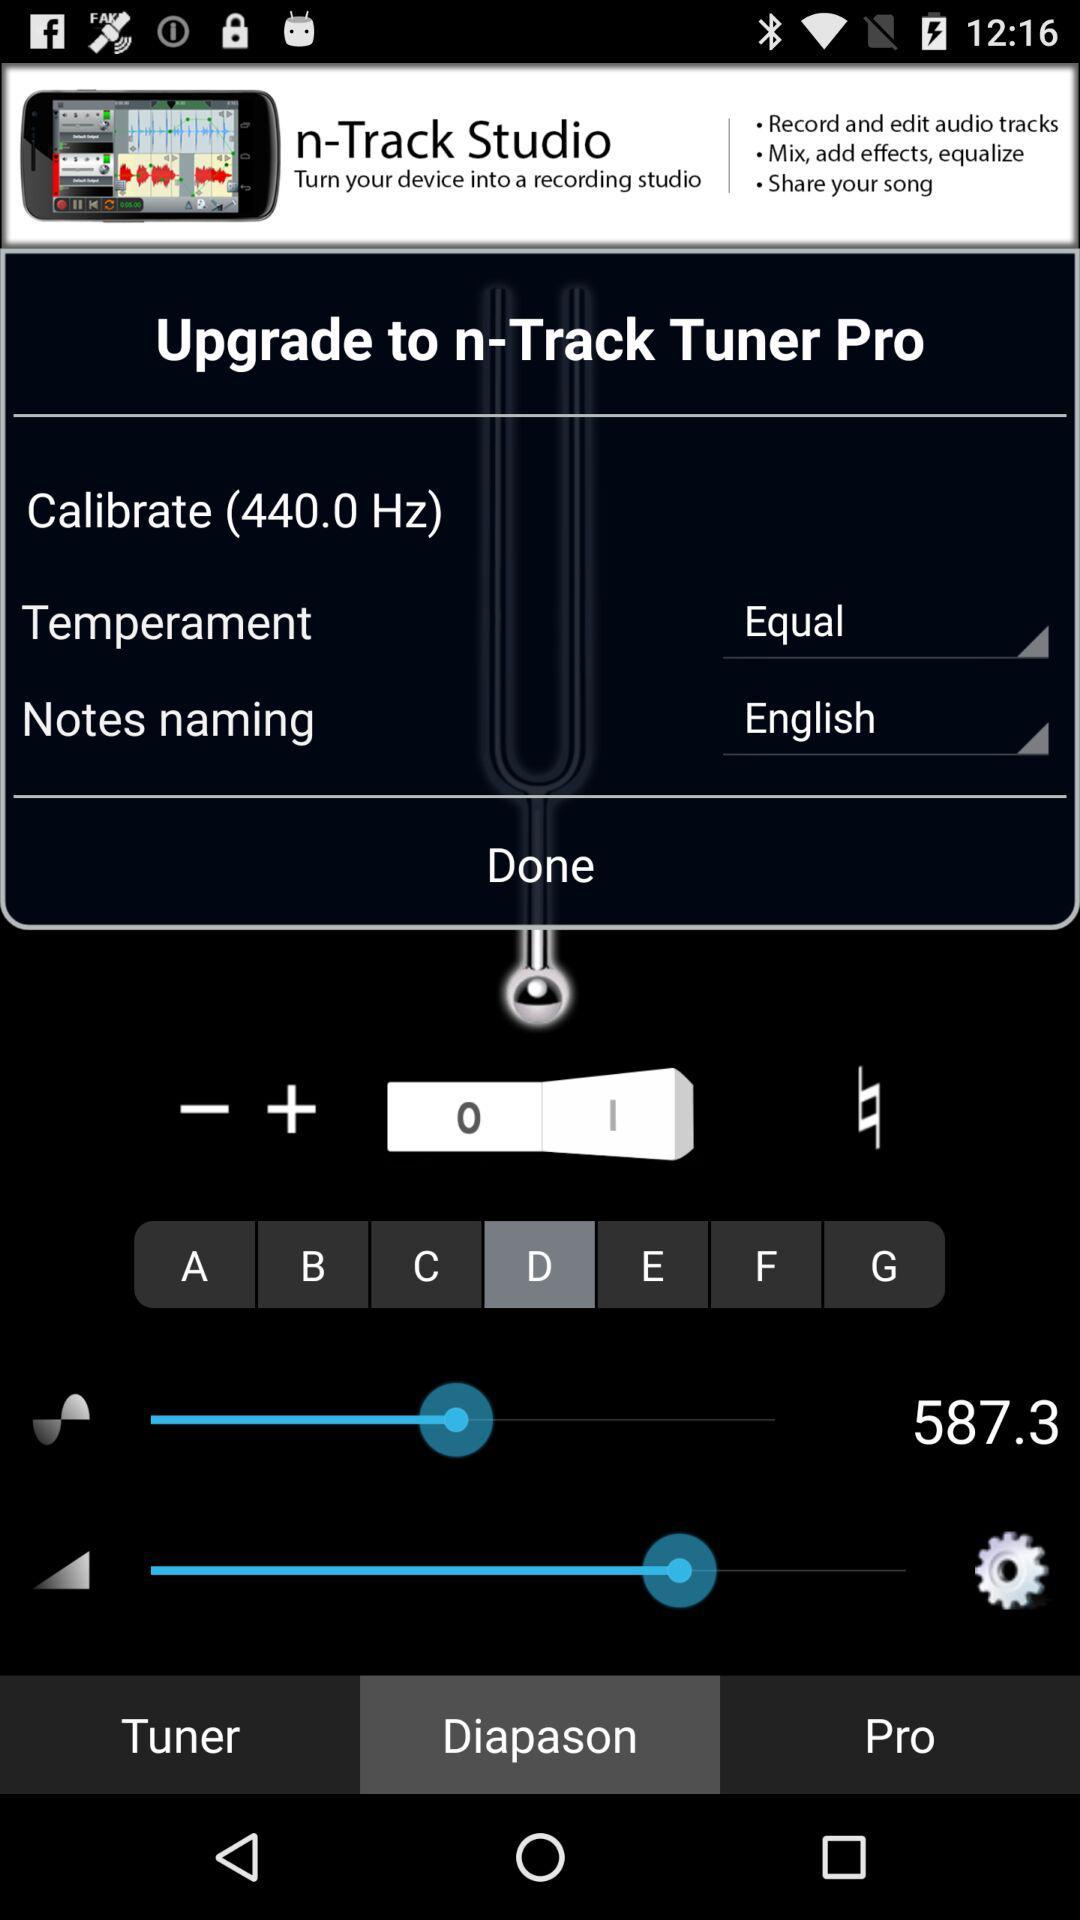  What do you see at coordinates (538, 1263) in the screenshot?
I see `the item to the right of the c radio button` at bounding box center [538, 1263].